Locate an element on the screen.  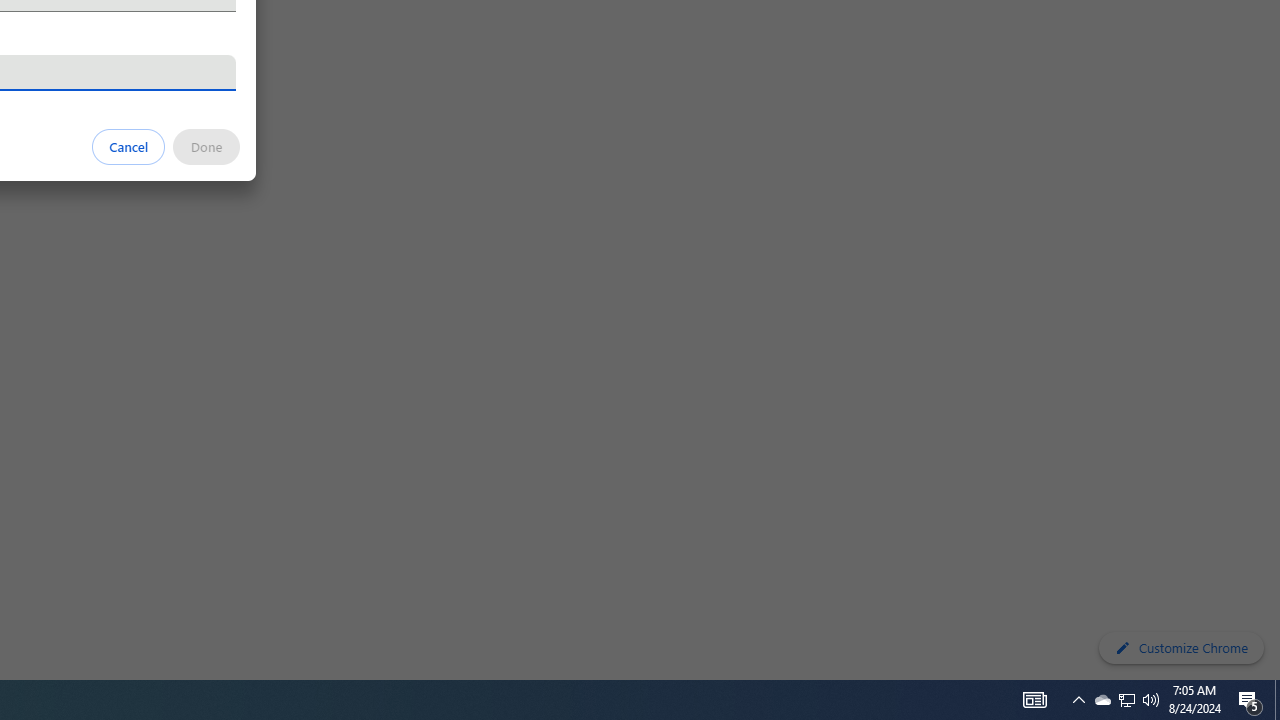
'Cancel' is located at coordinates (128, 145).